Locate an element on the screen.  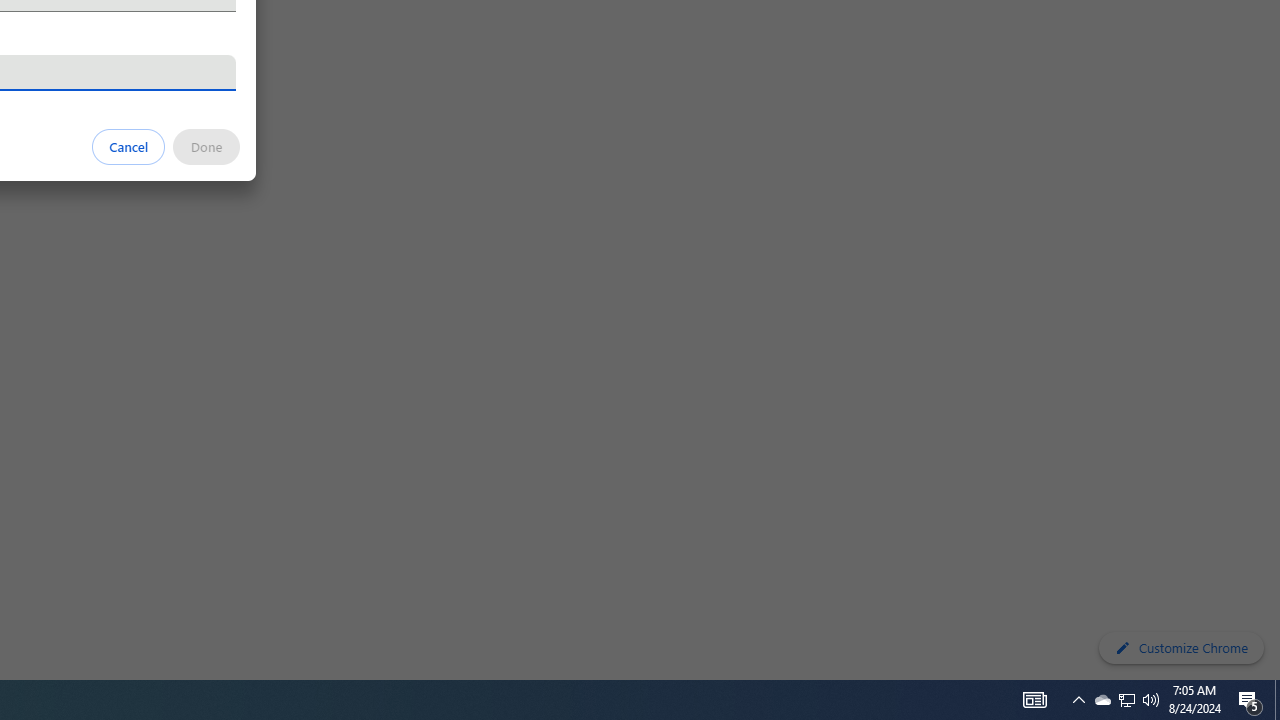
'Cancel' is located at coordinates (128, 145).